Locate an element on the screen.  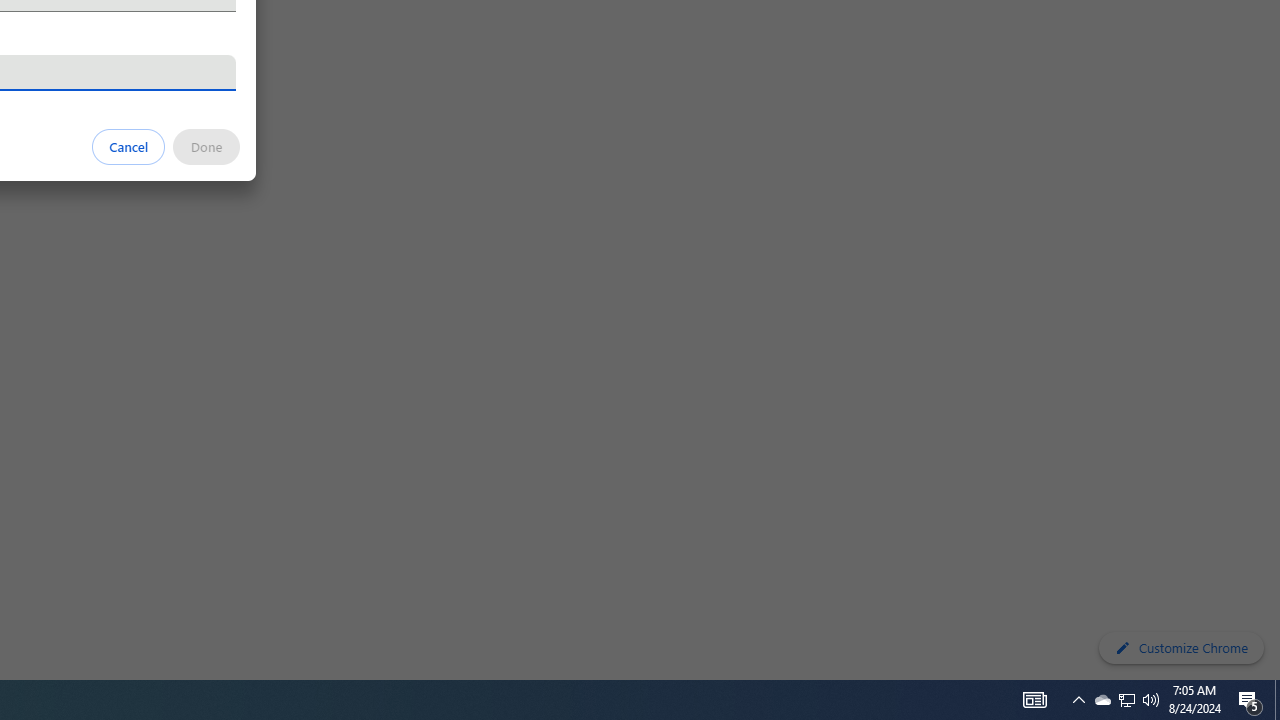
'Cancel' is located at coordinates (128, 145).